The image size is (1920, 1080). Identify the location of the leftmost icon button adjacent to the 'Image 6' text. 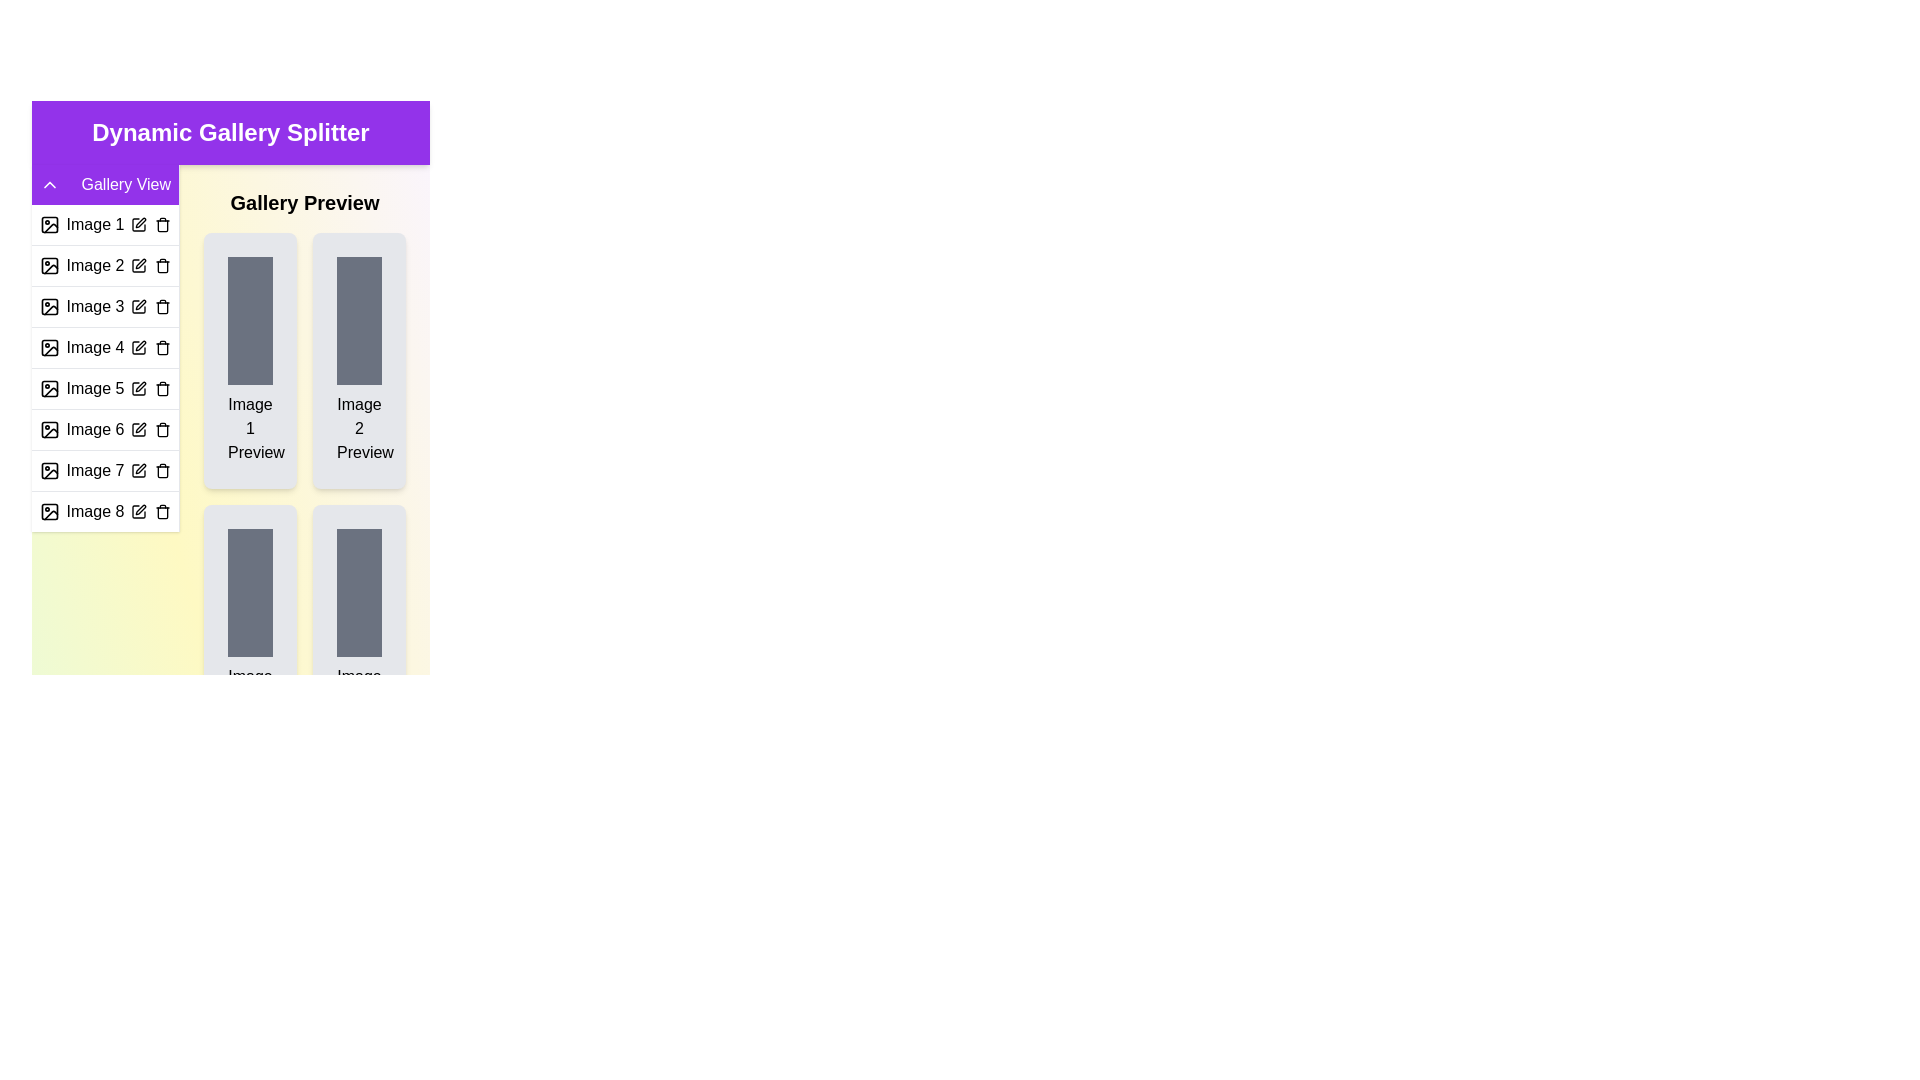
(138, 428).